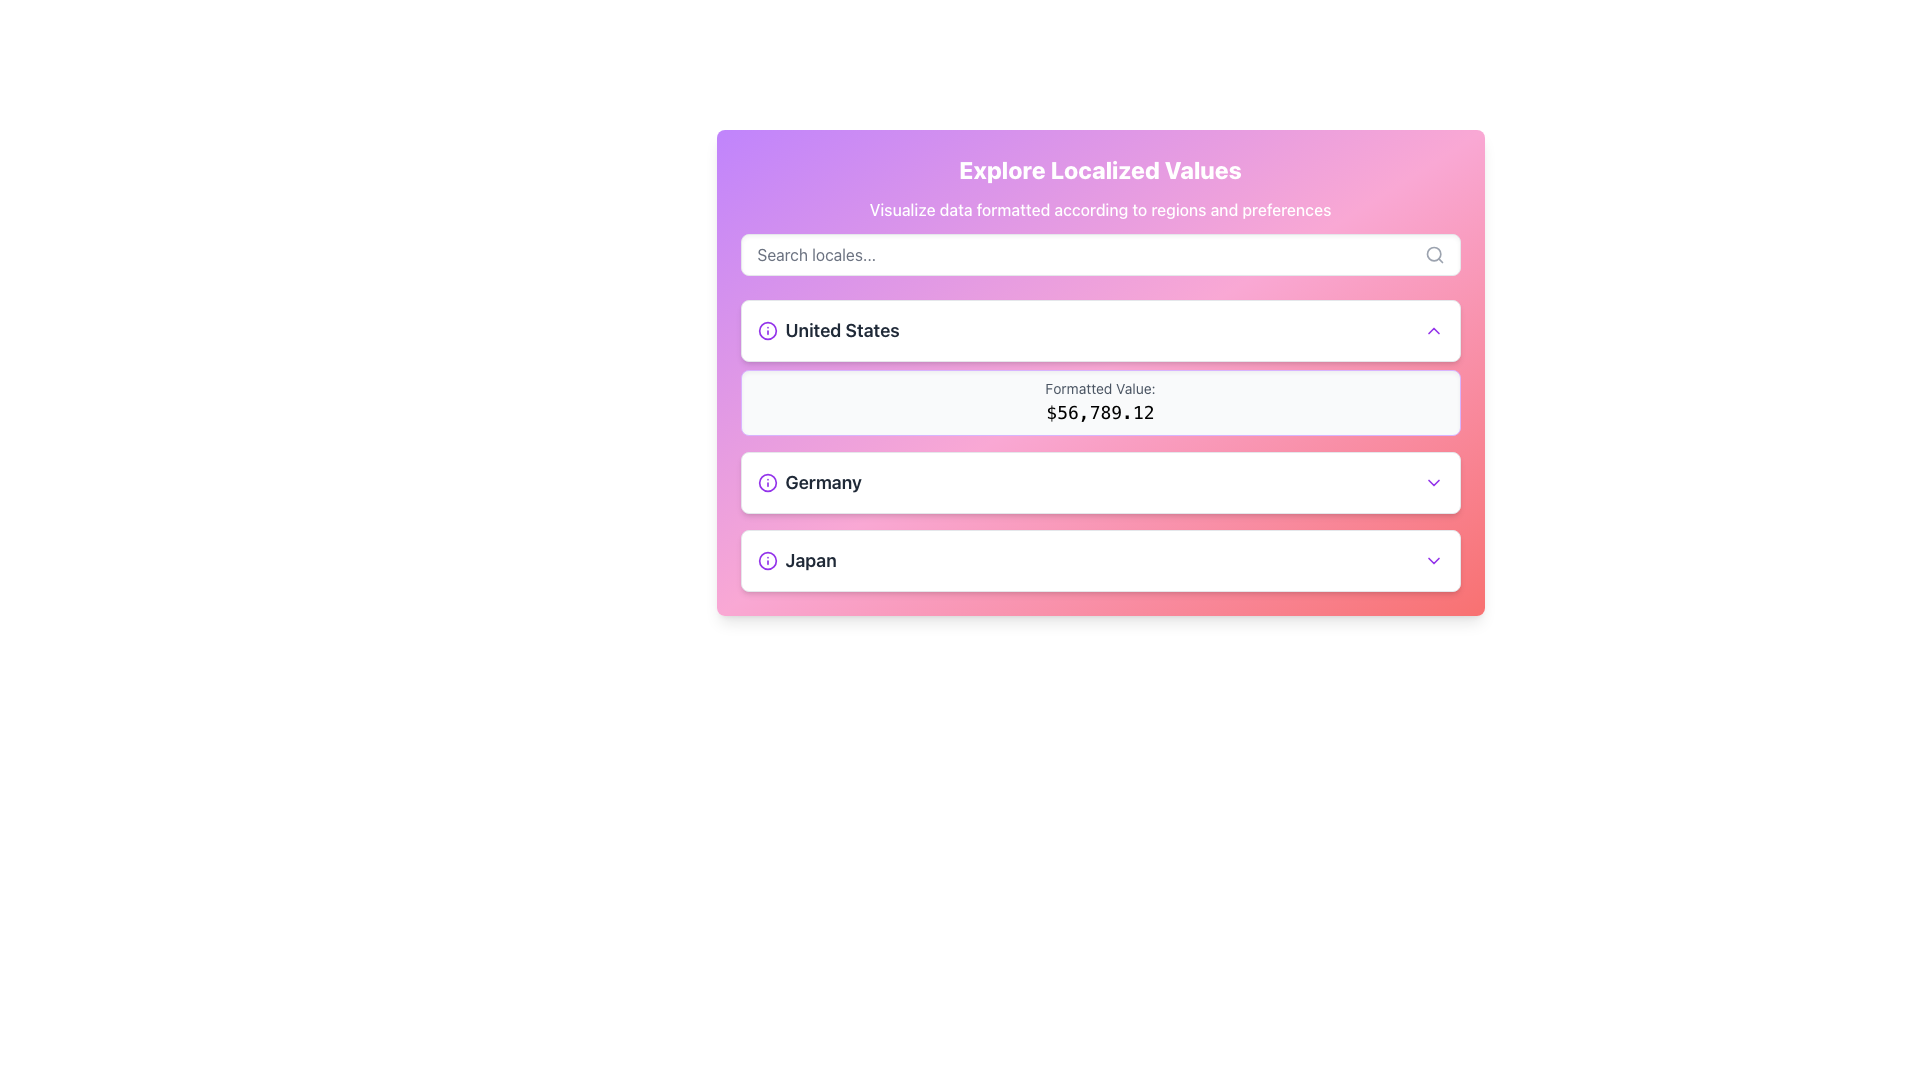  I want to click on the 'United States' label which is positioned at the top of a list of locales, adjacent to a purple circular icon, so click(842, 330).